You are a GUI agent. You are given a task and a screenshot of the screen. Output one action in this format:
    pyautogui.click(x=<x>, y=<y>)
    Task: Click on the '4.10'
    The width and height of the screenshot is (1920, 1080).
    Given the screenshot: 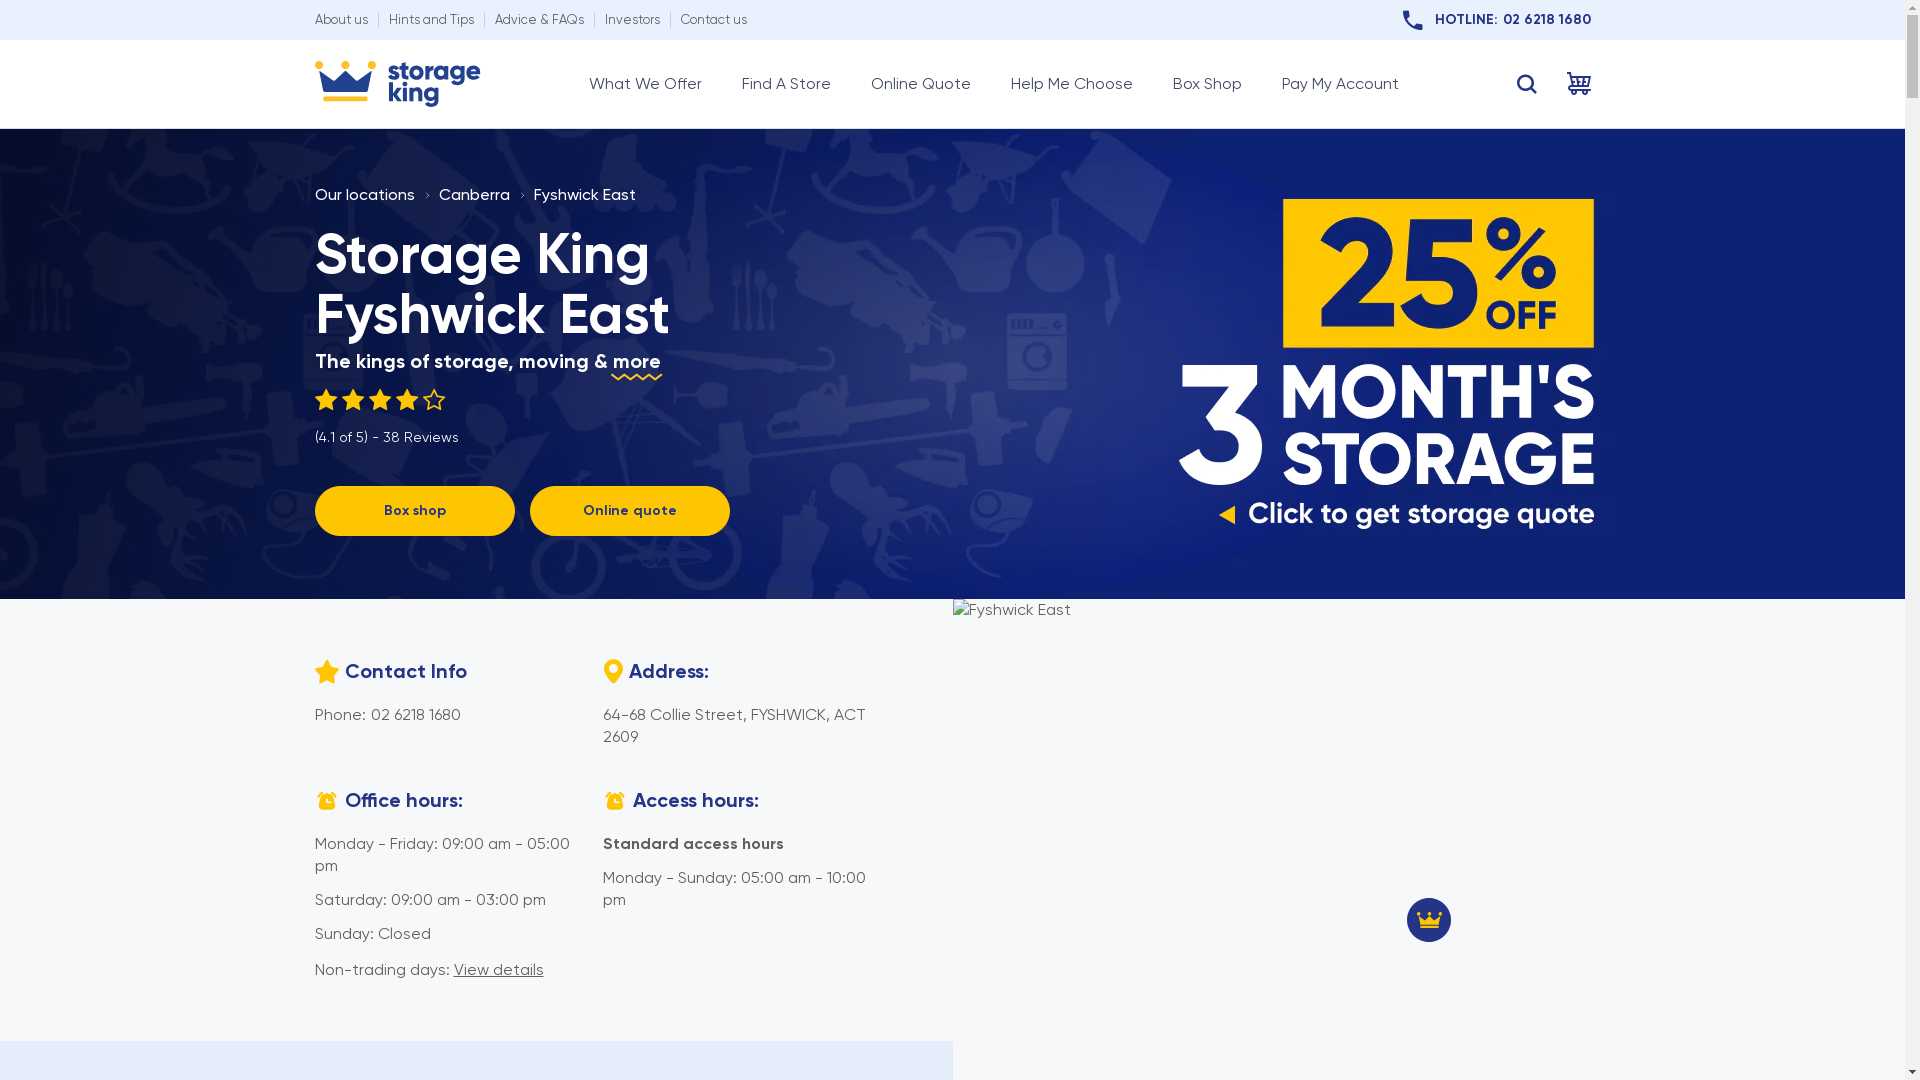 What is the action you would take?
    pyautogui.click(x=386, y=400)
    